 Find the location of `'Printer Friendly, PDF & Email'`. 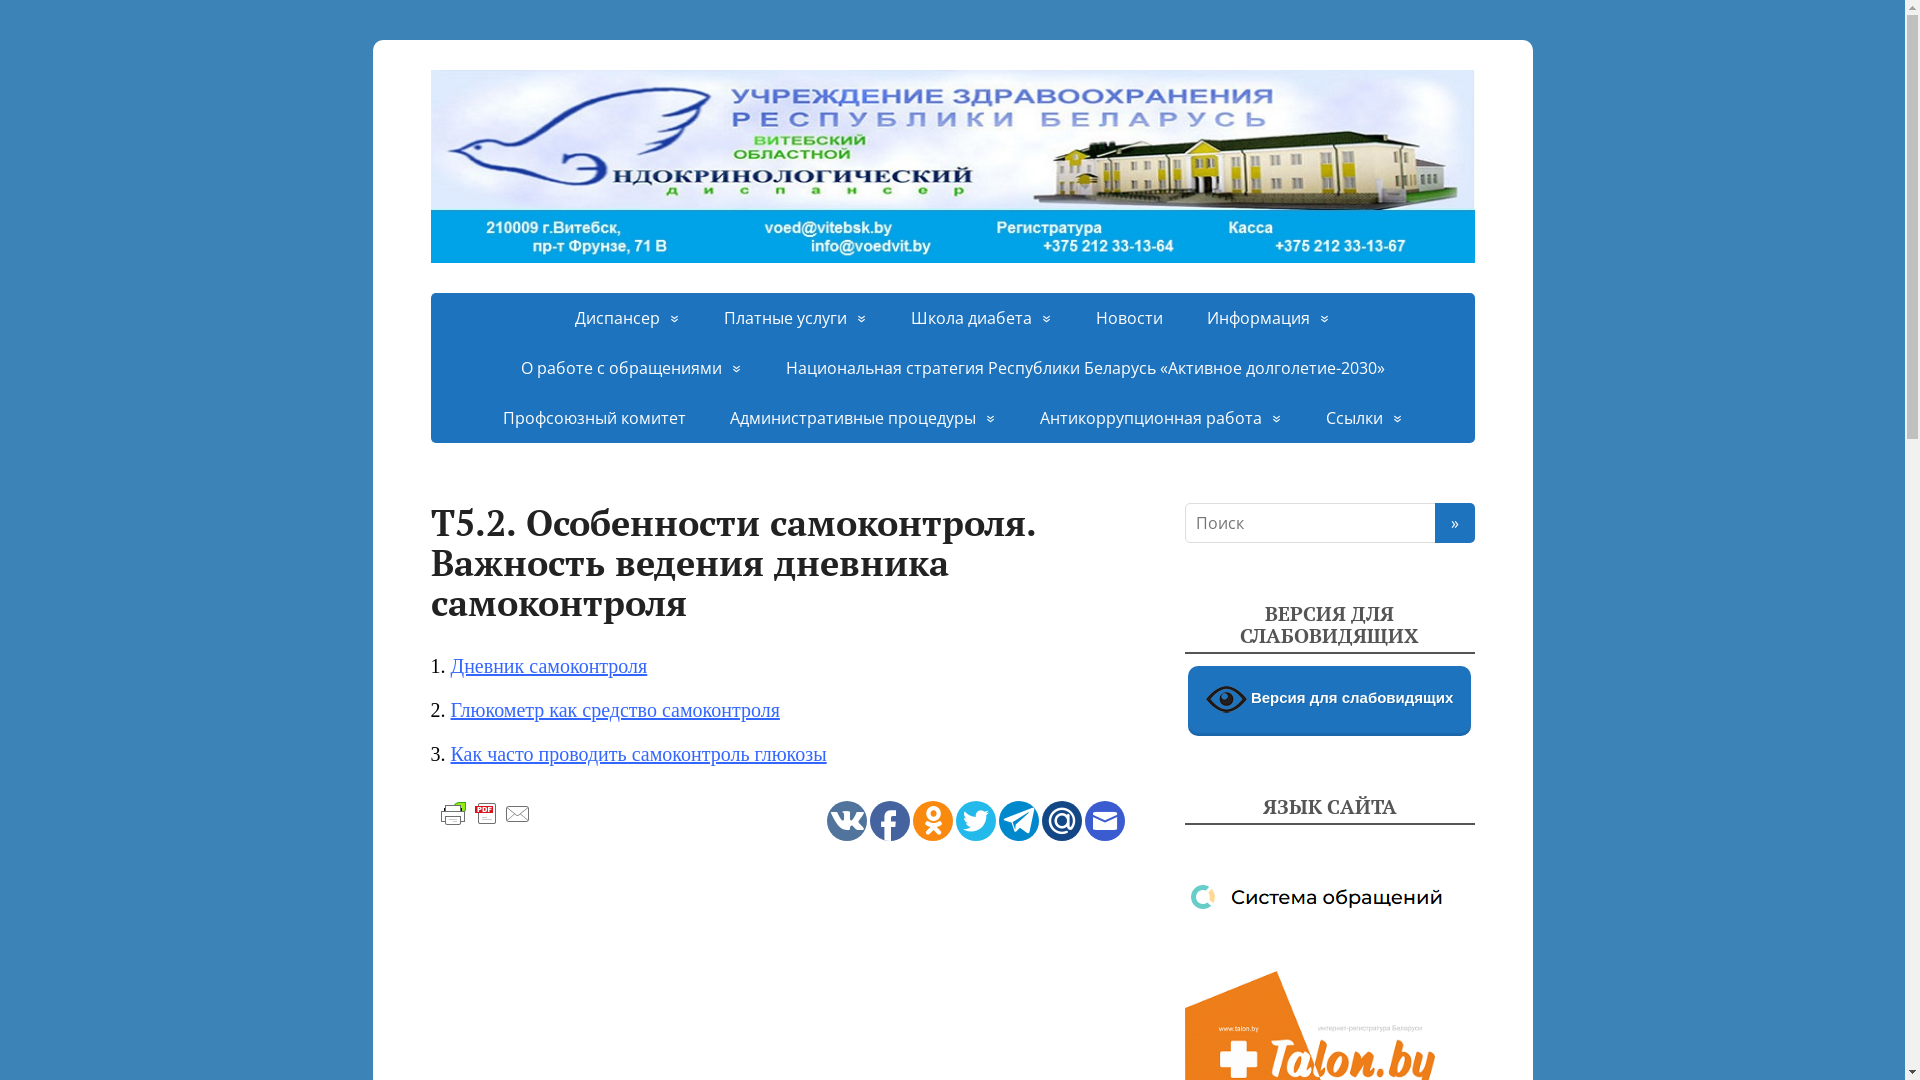

'Printer Friendly, PDF & Email' is located at coordinates (484, 811).